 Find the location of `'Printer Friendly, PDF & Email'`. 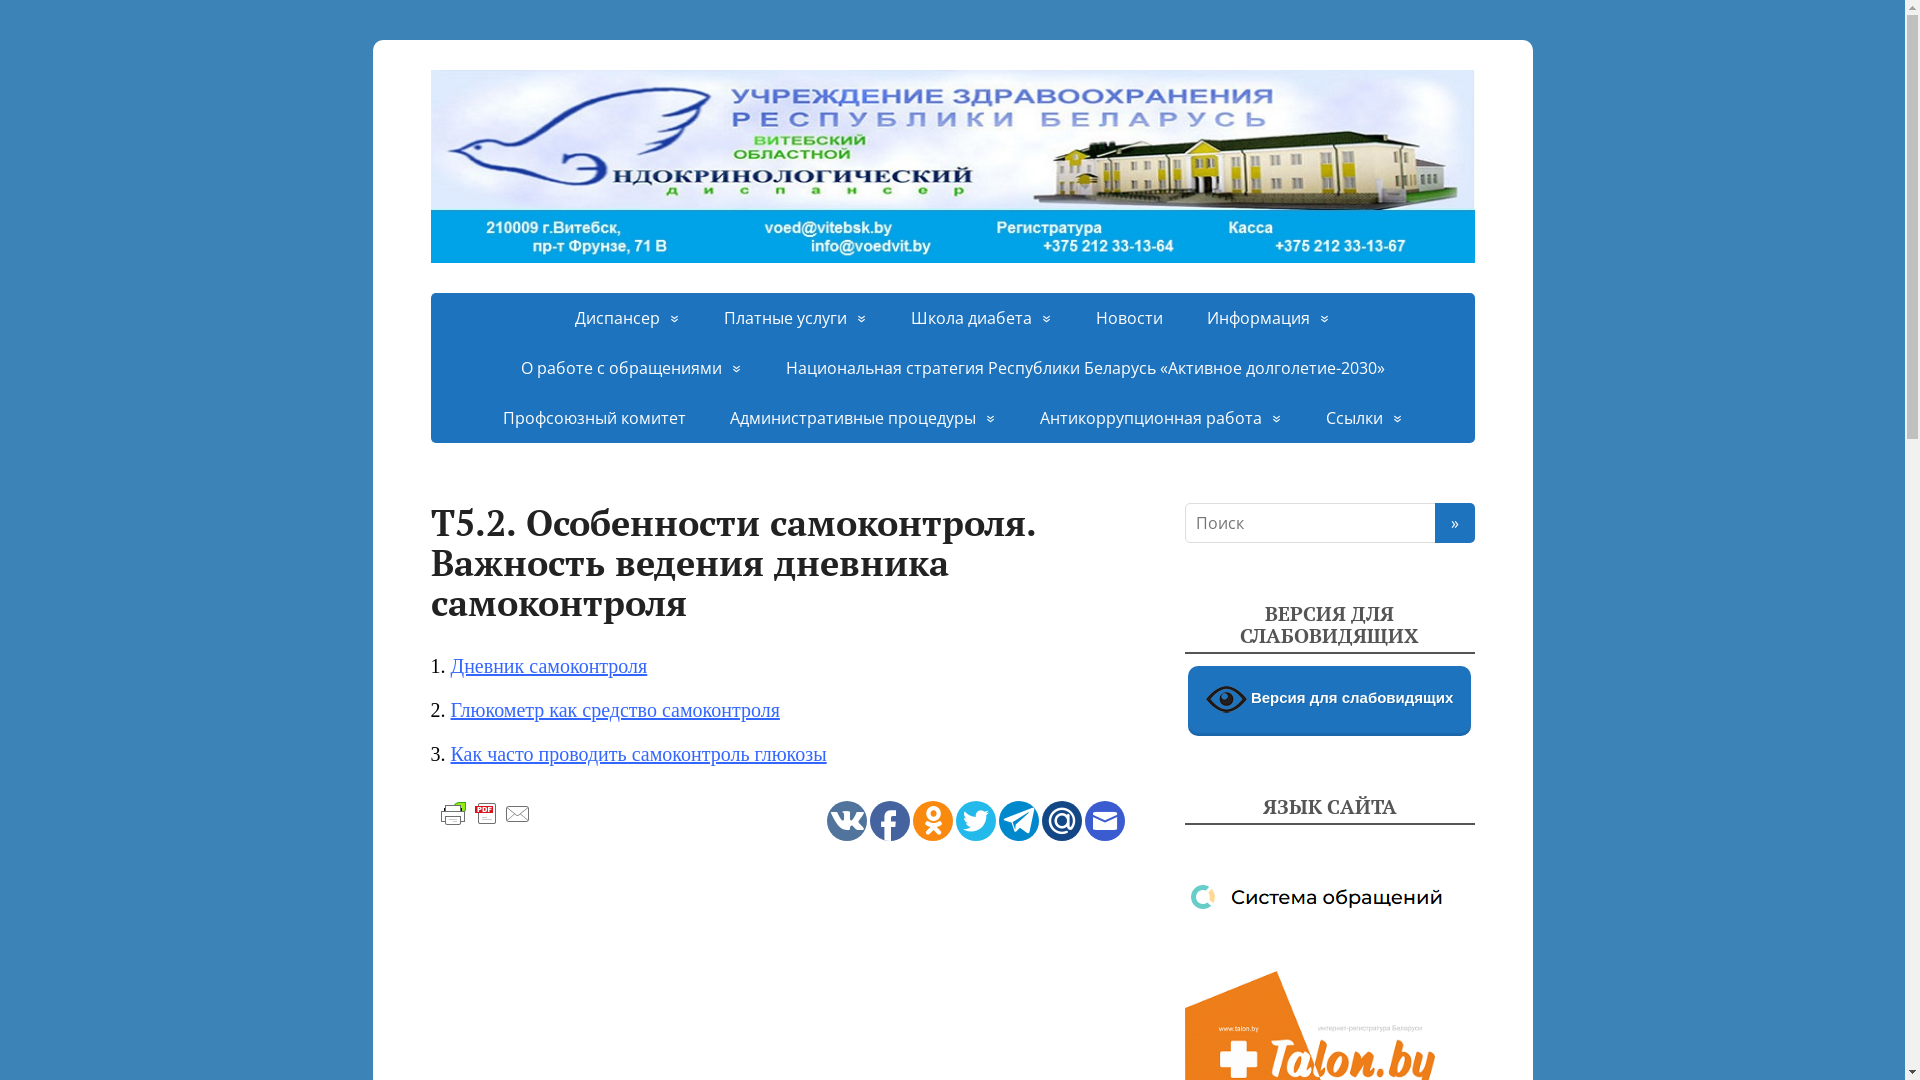

'Printer Friendly, PDF & Email' is located at coordinates (484, 811).